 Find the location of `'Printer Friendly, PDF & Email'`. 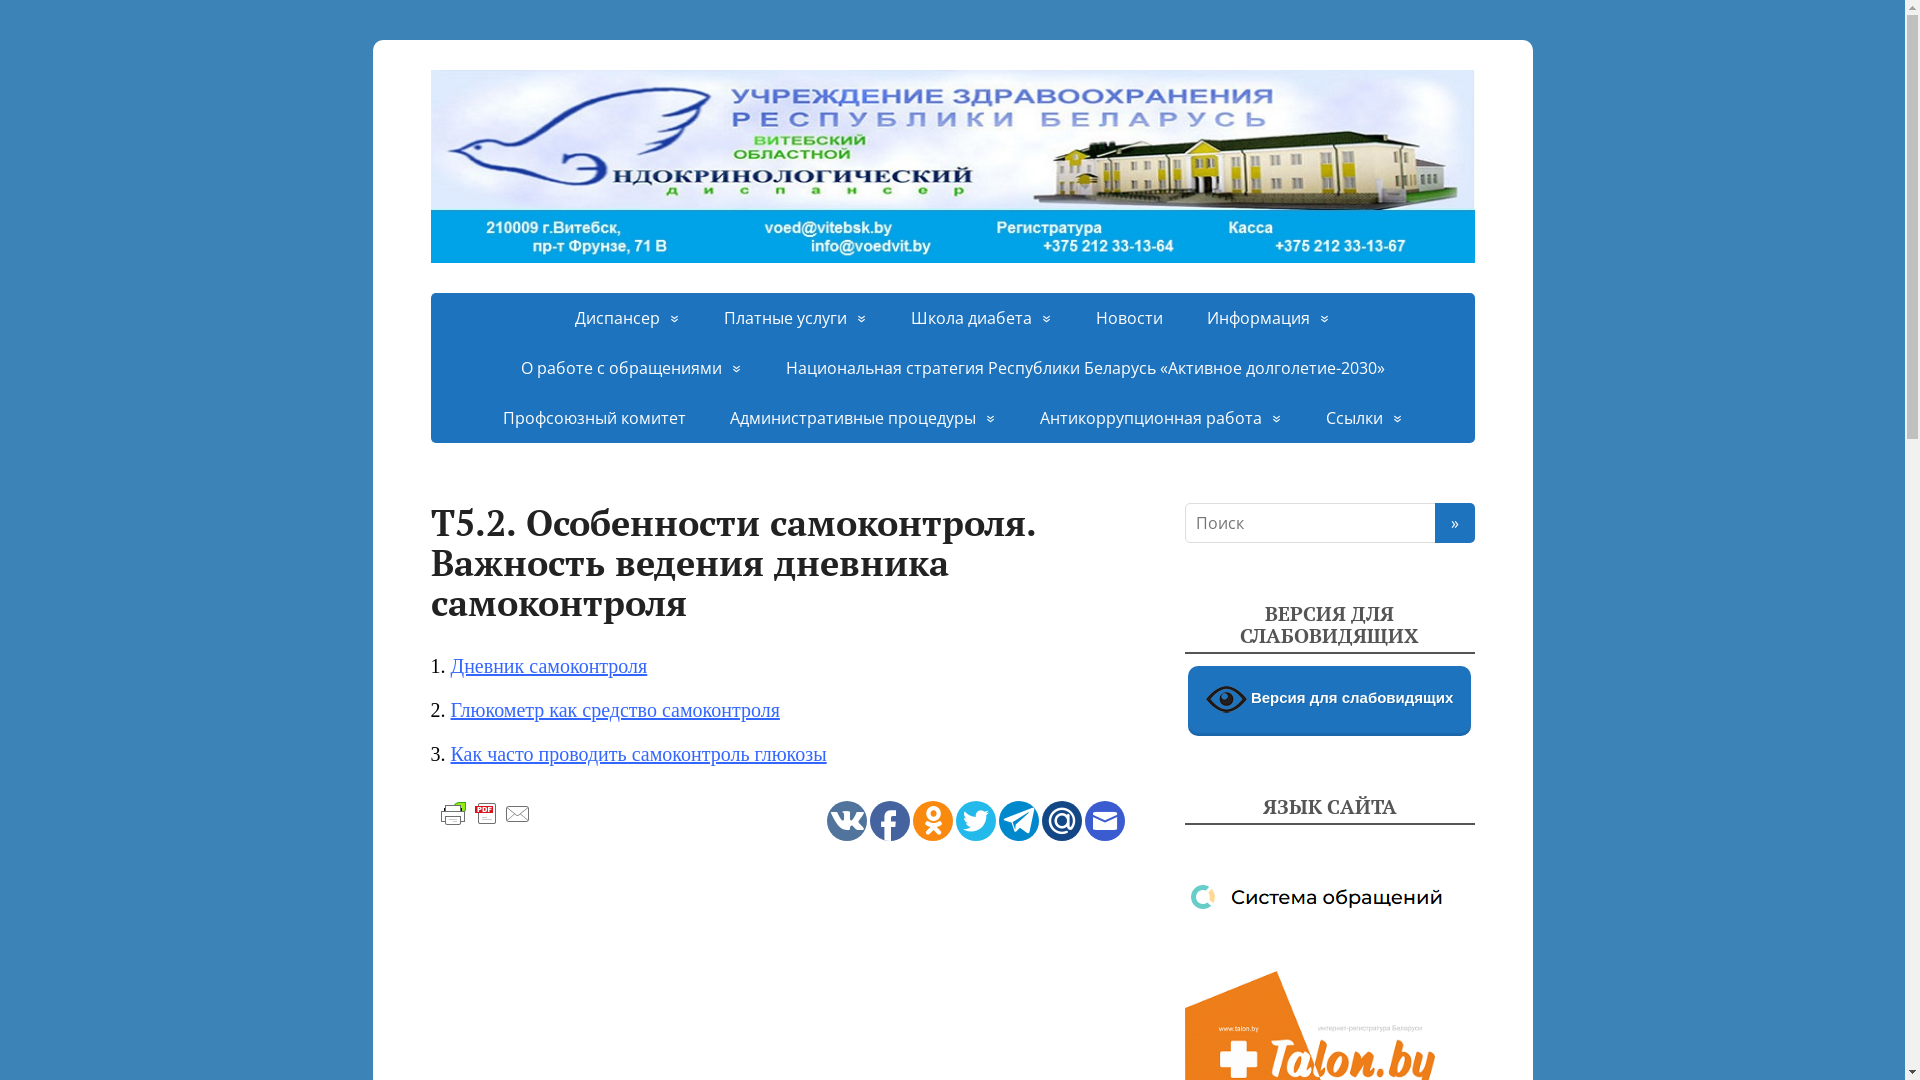

'Printer Friendly, PDF & Email' is located at coordinates (484, 811).